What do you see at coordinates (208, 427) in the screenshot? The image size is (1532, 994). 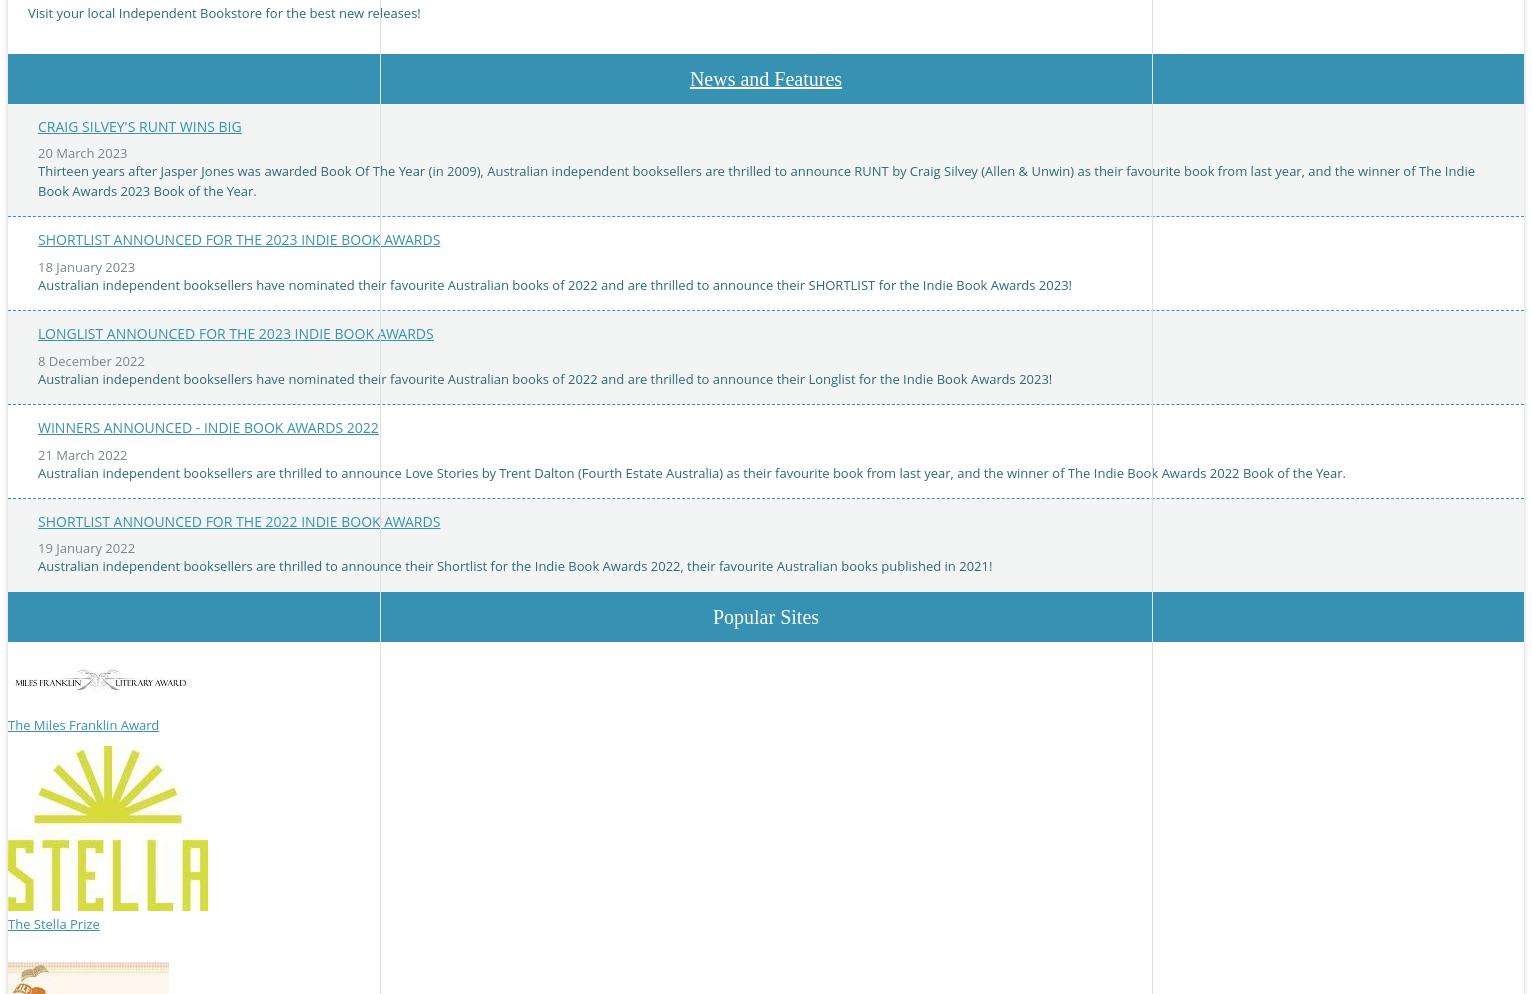 I see `'Winners Announced - Indie Book Awards 2022'` at bounding box center [208, 427].